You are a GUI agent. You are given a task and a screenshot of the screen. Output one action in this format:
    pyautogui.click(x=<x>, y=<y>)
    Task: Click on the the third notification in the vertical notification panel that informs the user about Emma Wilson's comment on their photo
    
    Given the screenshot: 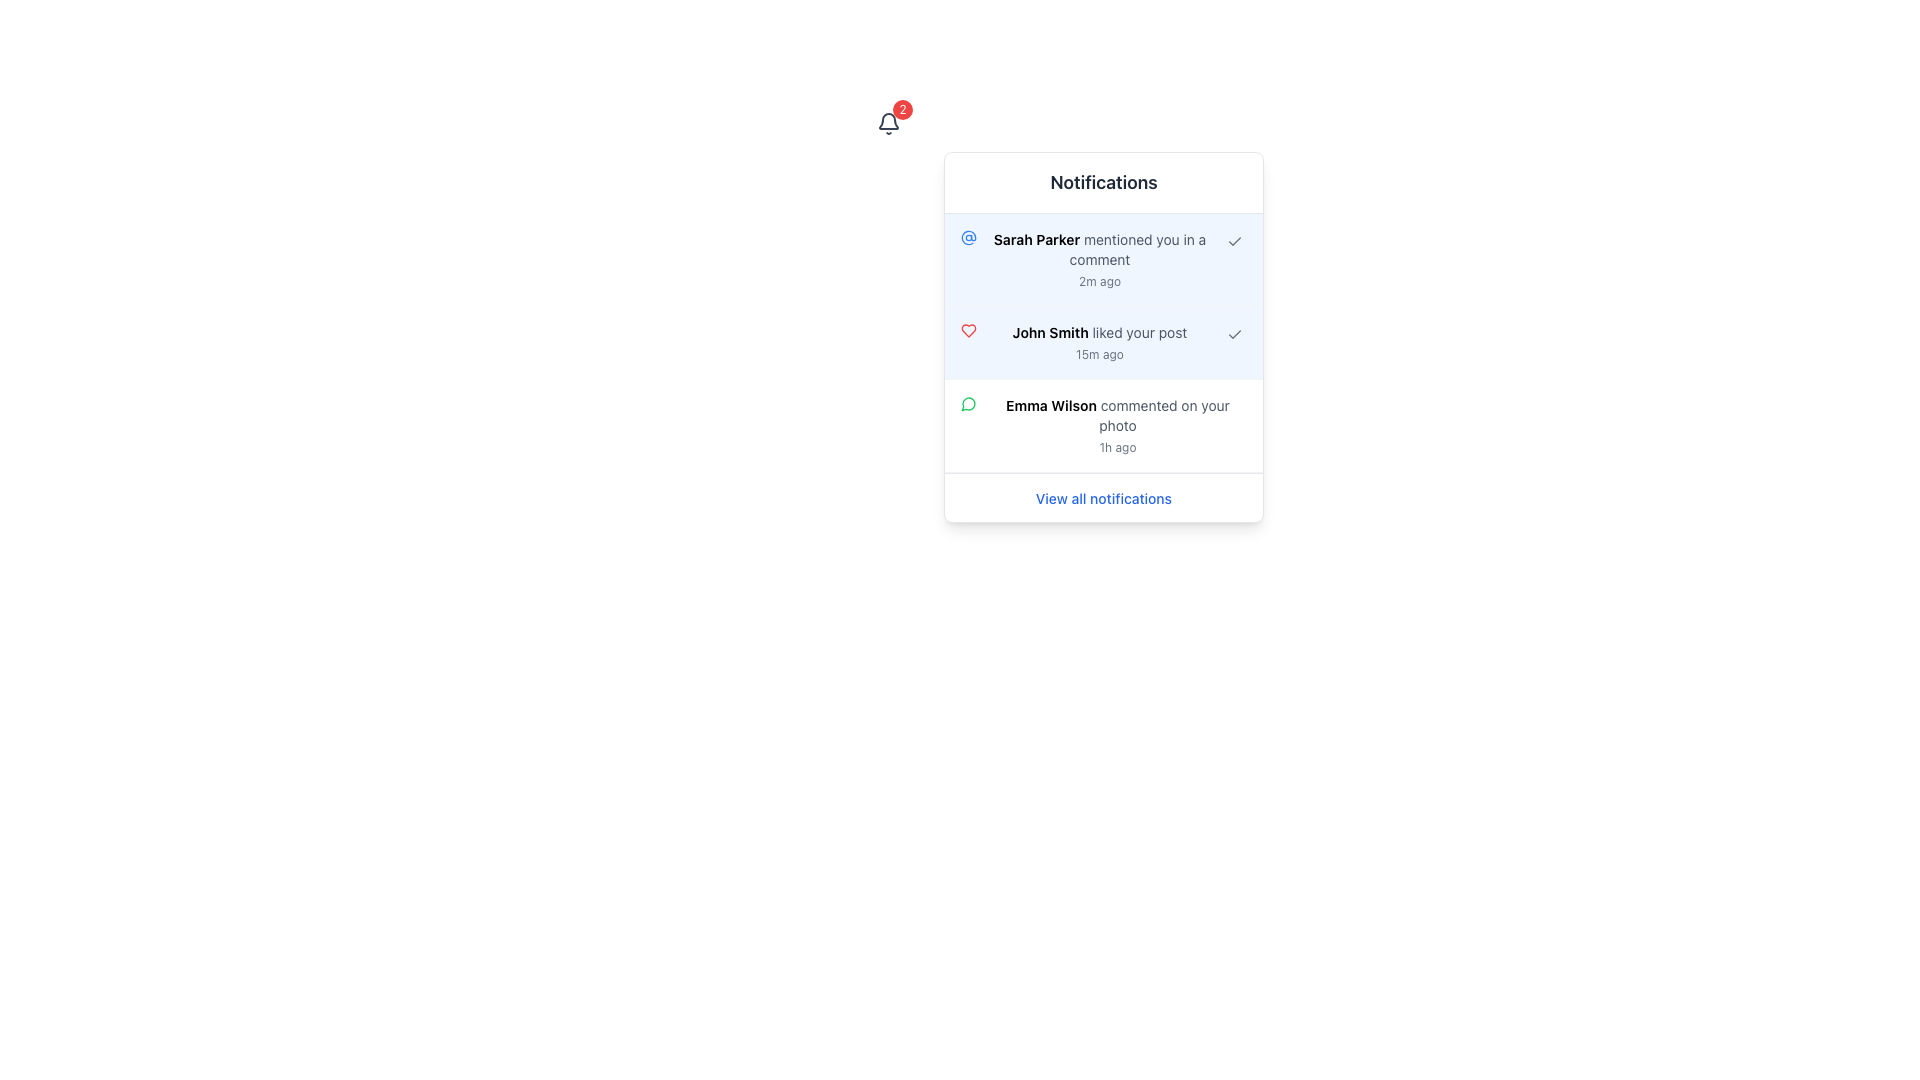 What is the action you would take?
    pyautogui.click(x=1103, y=424)
    